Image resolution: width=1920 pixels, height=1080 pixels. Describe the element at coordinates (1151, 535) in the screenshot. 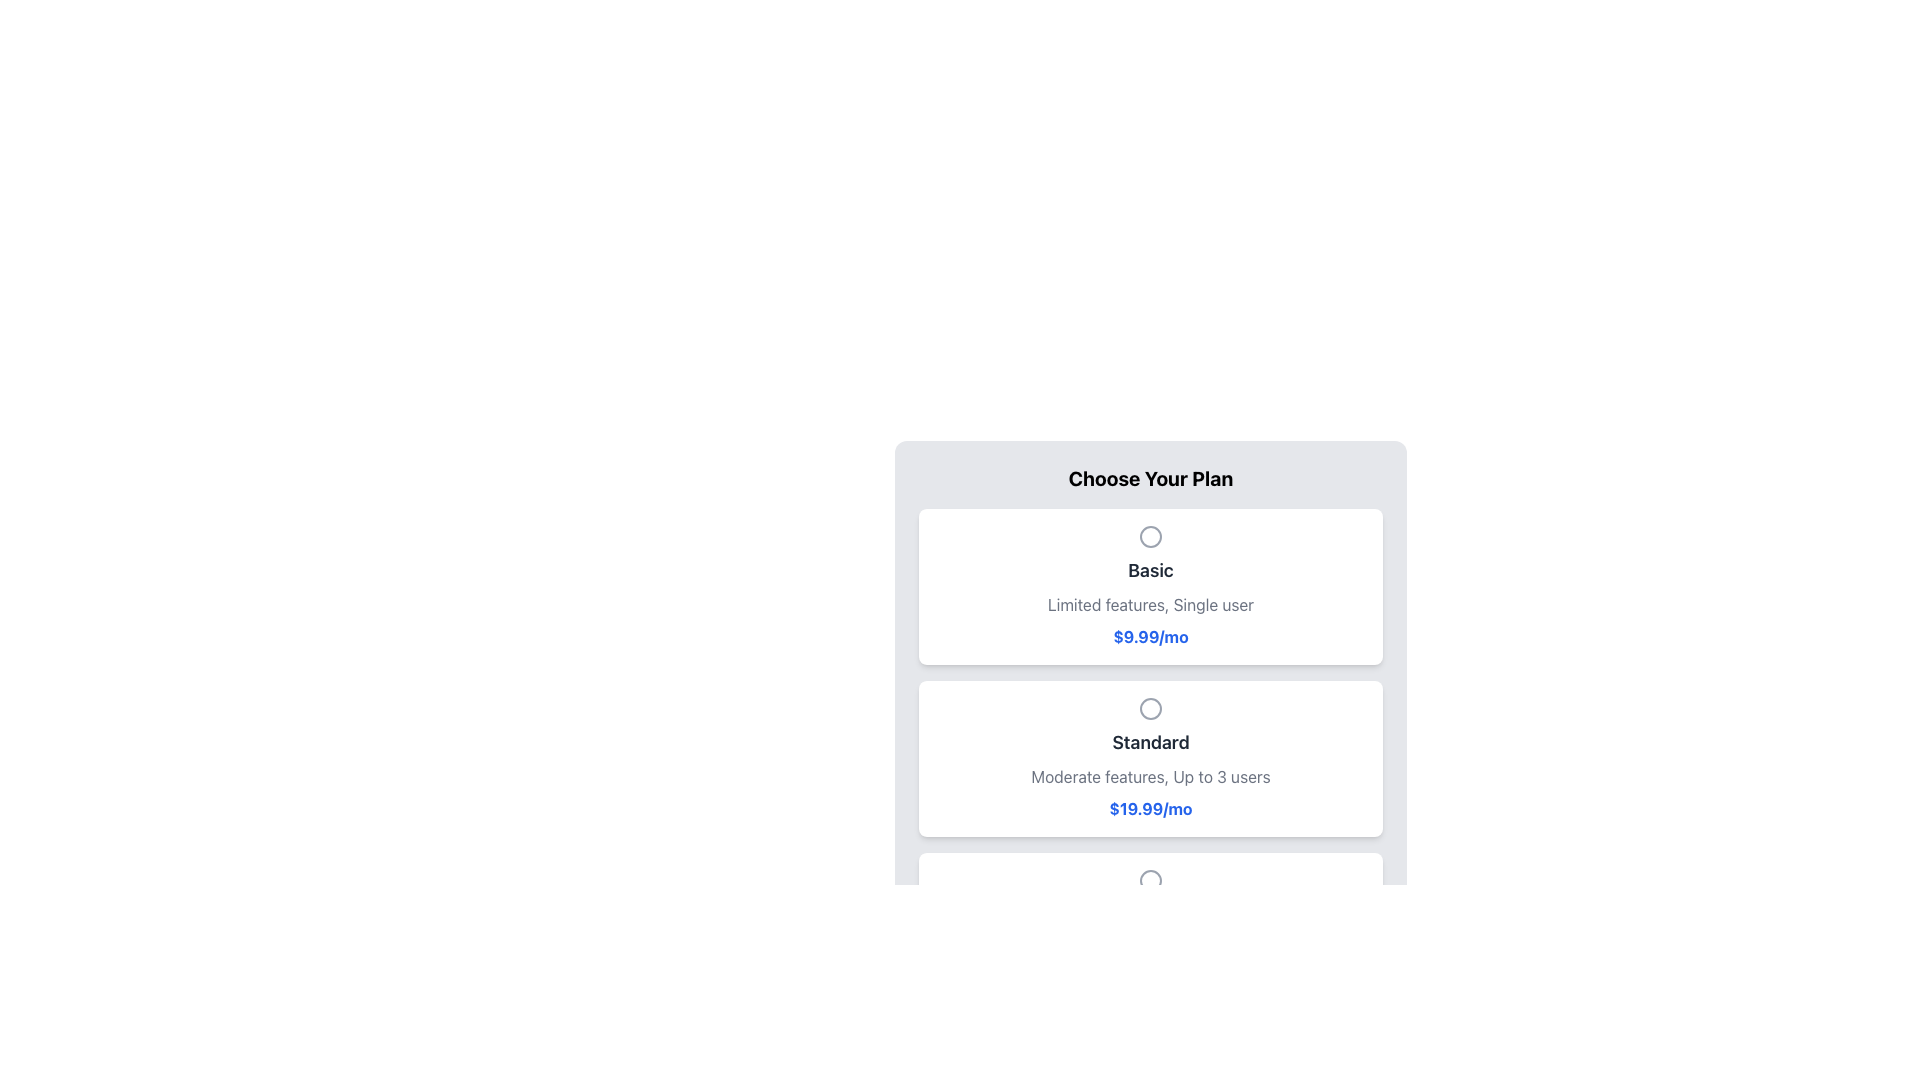

I see `the circular shape element with a thin, smooth outline, located above the 'Basic' plan section of the pricing options panel` at that location.